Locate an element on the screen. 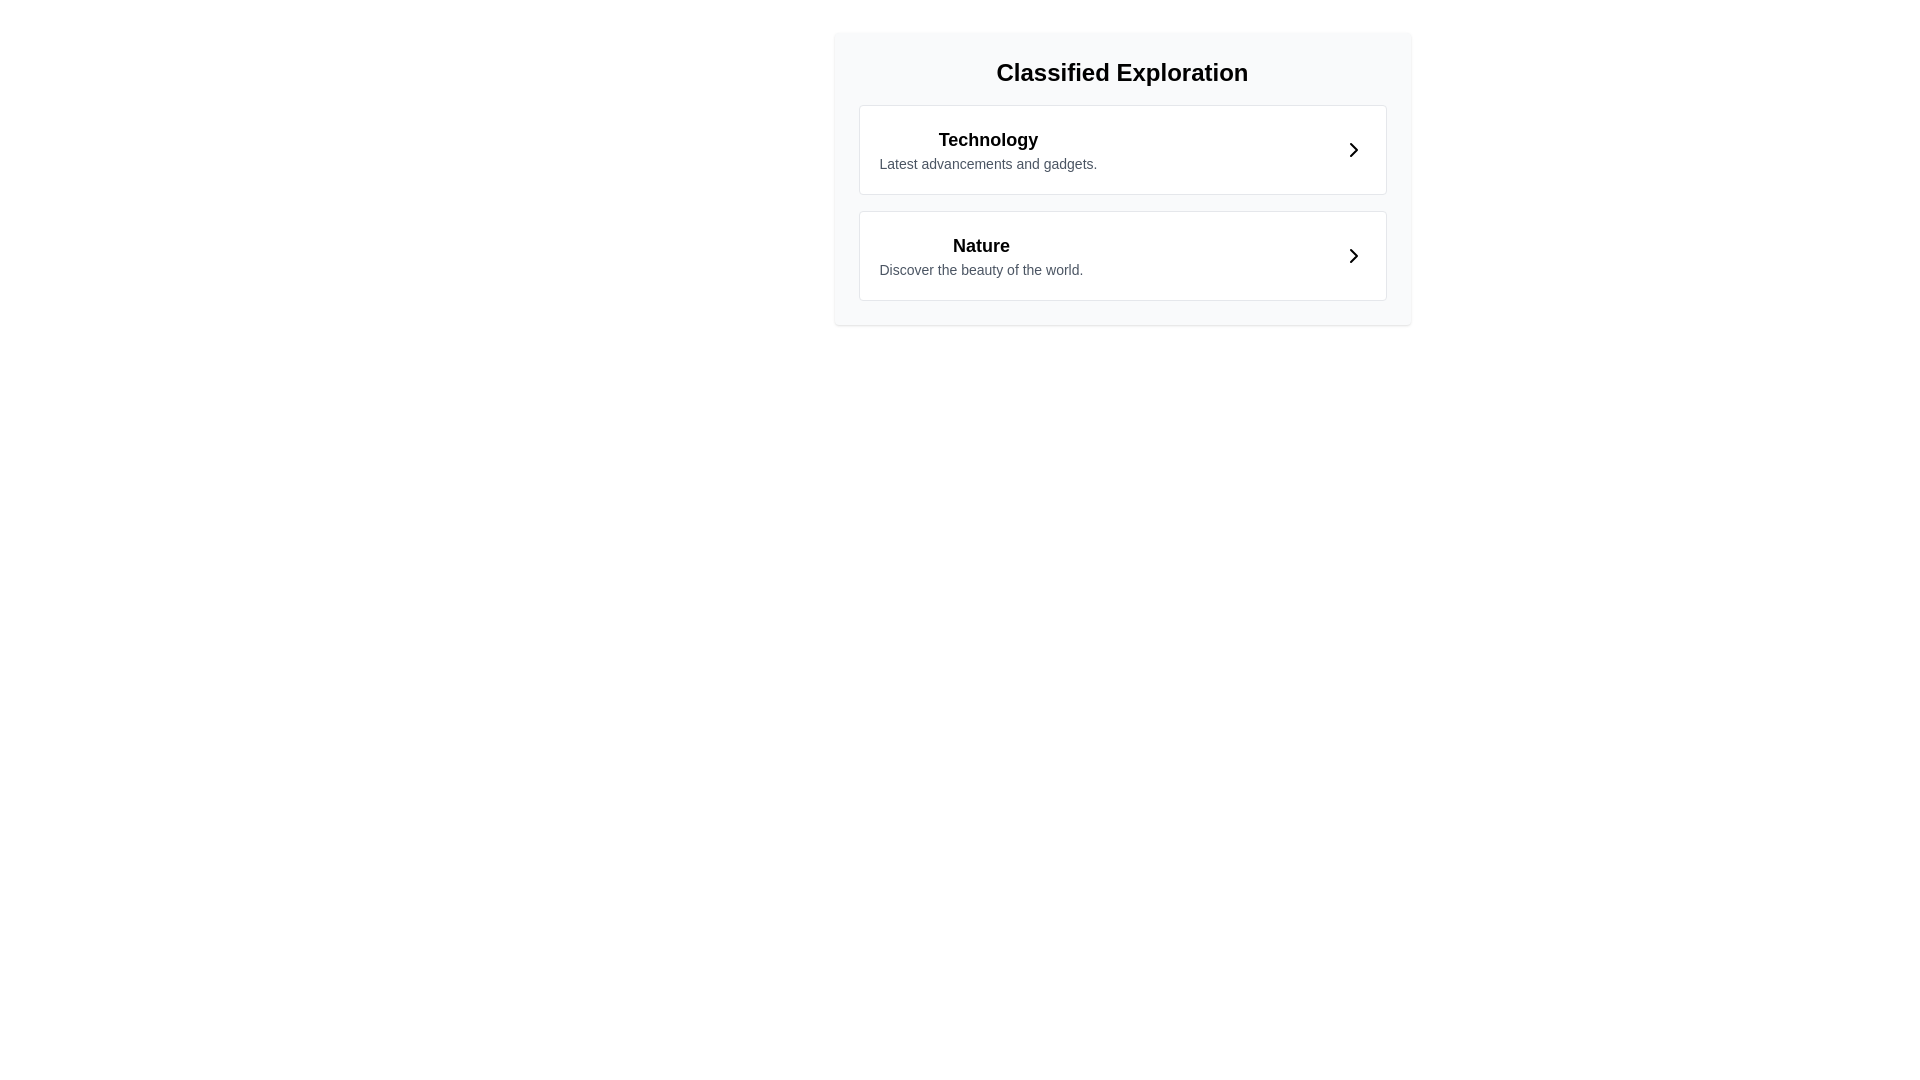  the Text block containing the title 'Nature' and the description 'Discover the beauty of the world.' is located at coordinates (981, 254).